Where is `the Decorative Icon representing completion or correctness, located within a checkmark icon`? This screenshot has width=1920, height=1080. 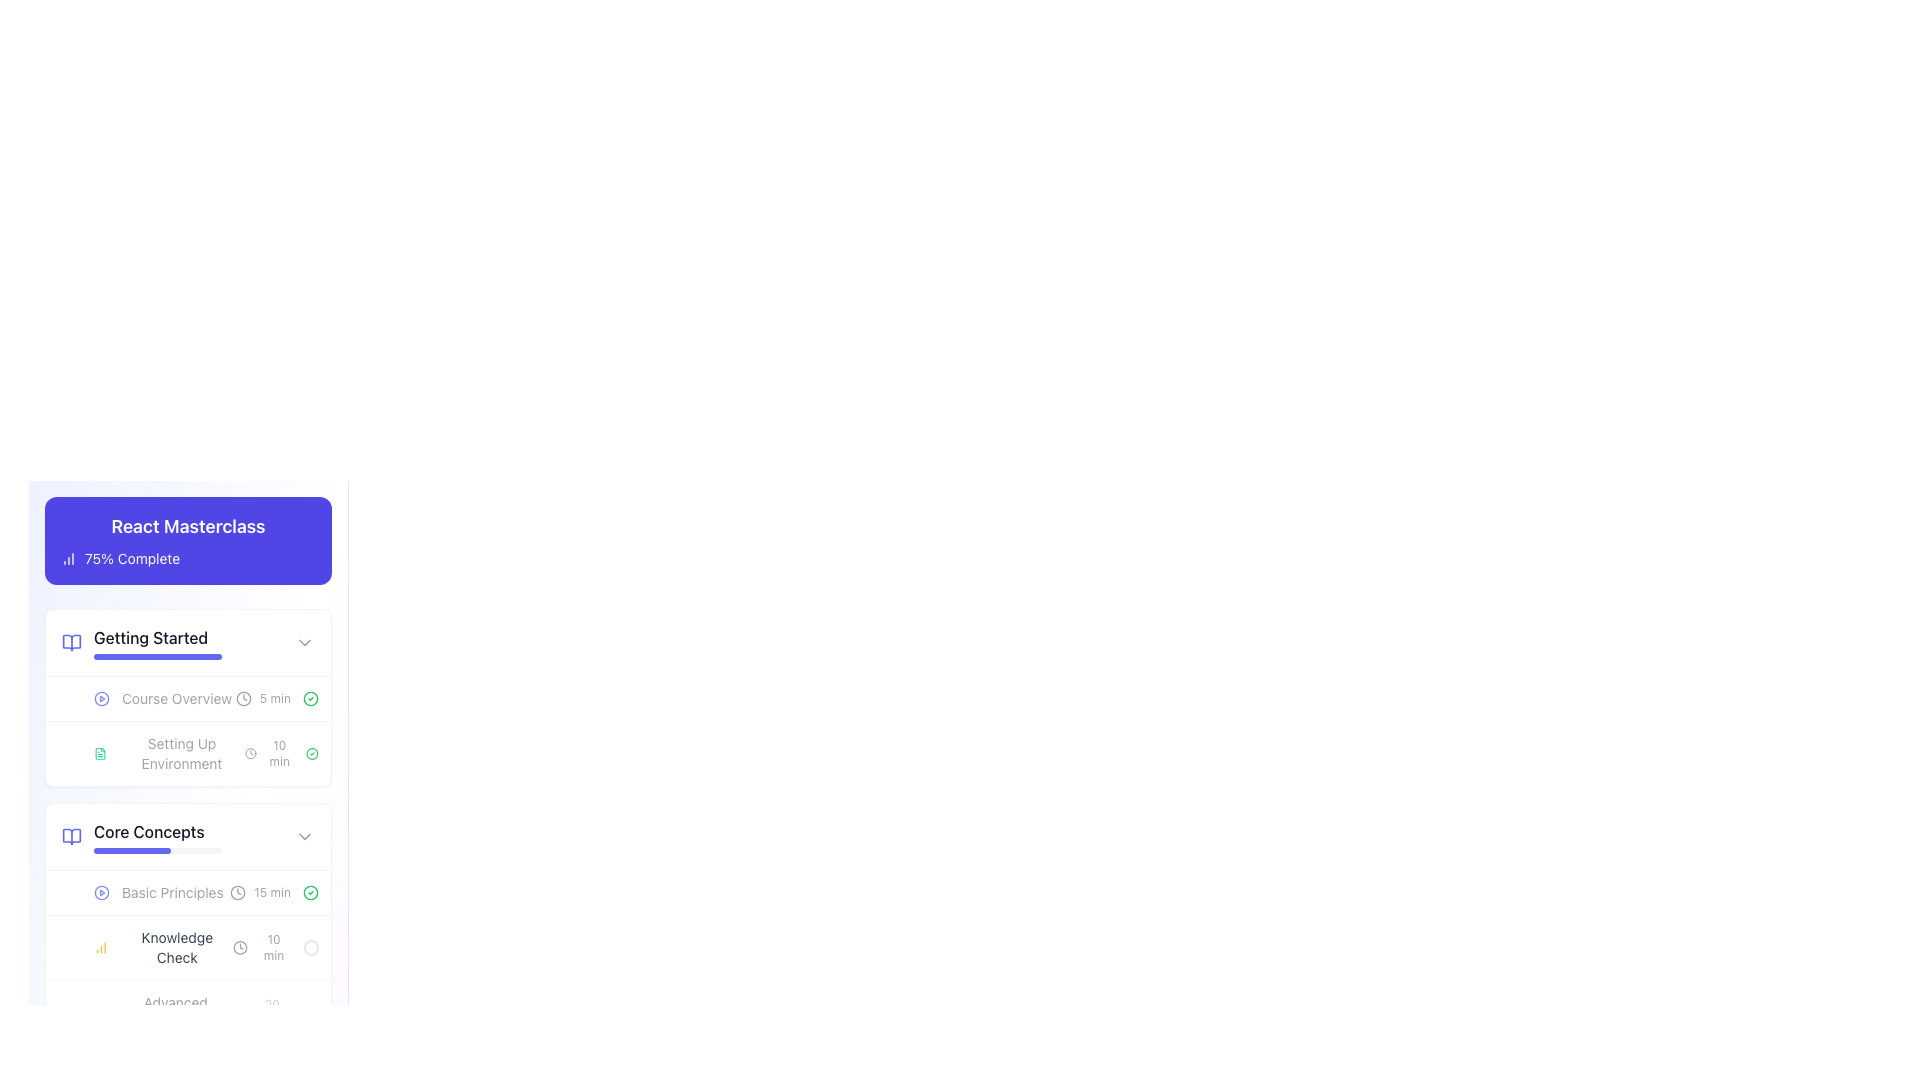
the Decorative Icon representing completion or correctness, located within a checkmark icon is located at coordinates (310, 892).